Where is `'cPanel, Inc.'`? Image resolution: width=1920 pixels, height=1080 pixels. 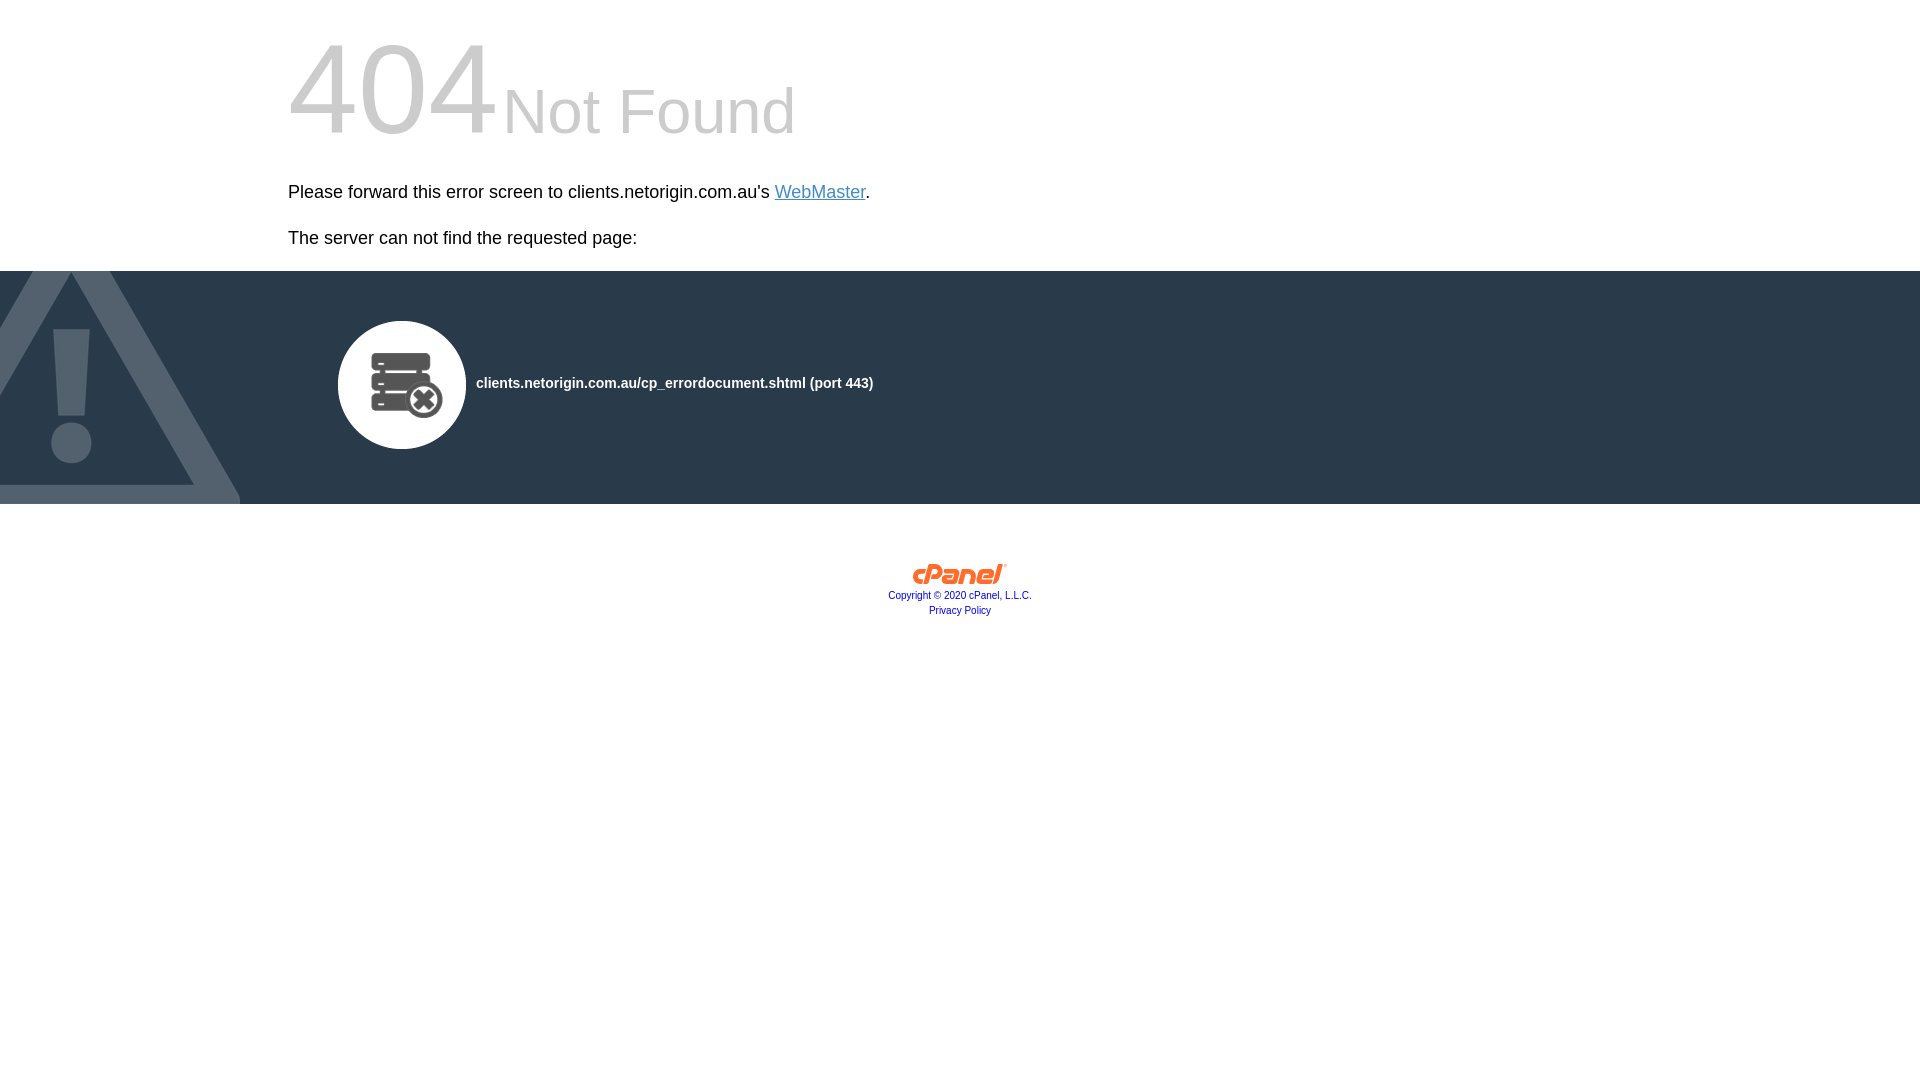
'cPanel, Inc.' is located at coordinates (911, 578).